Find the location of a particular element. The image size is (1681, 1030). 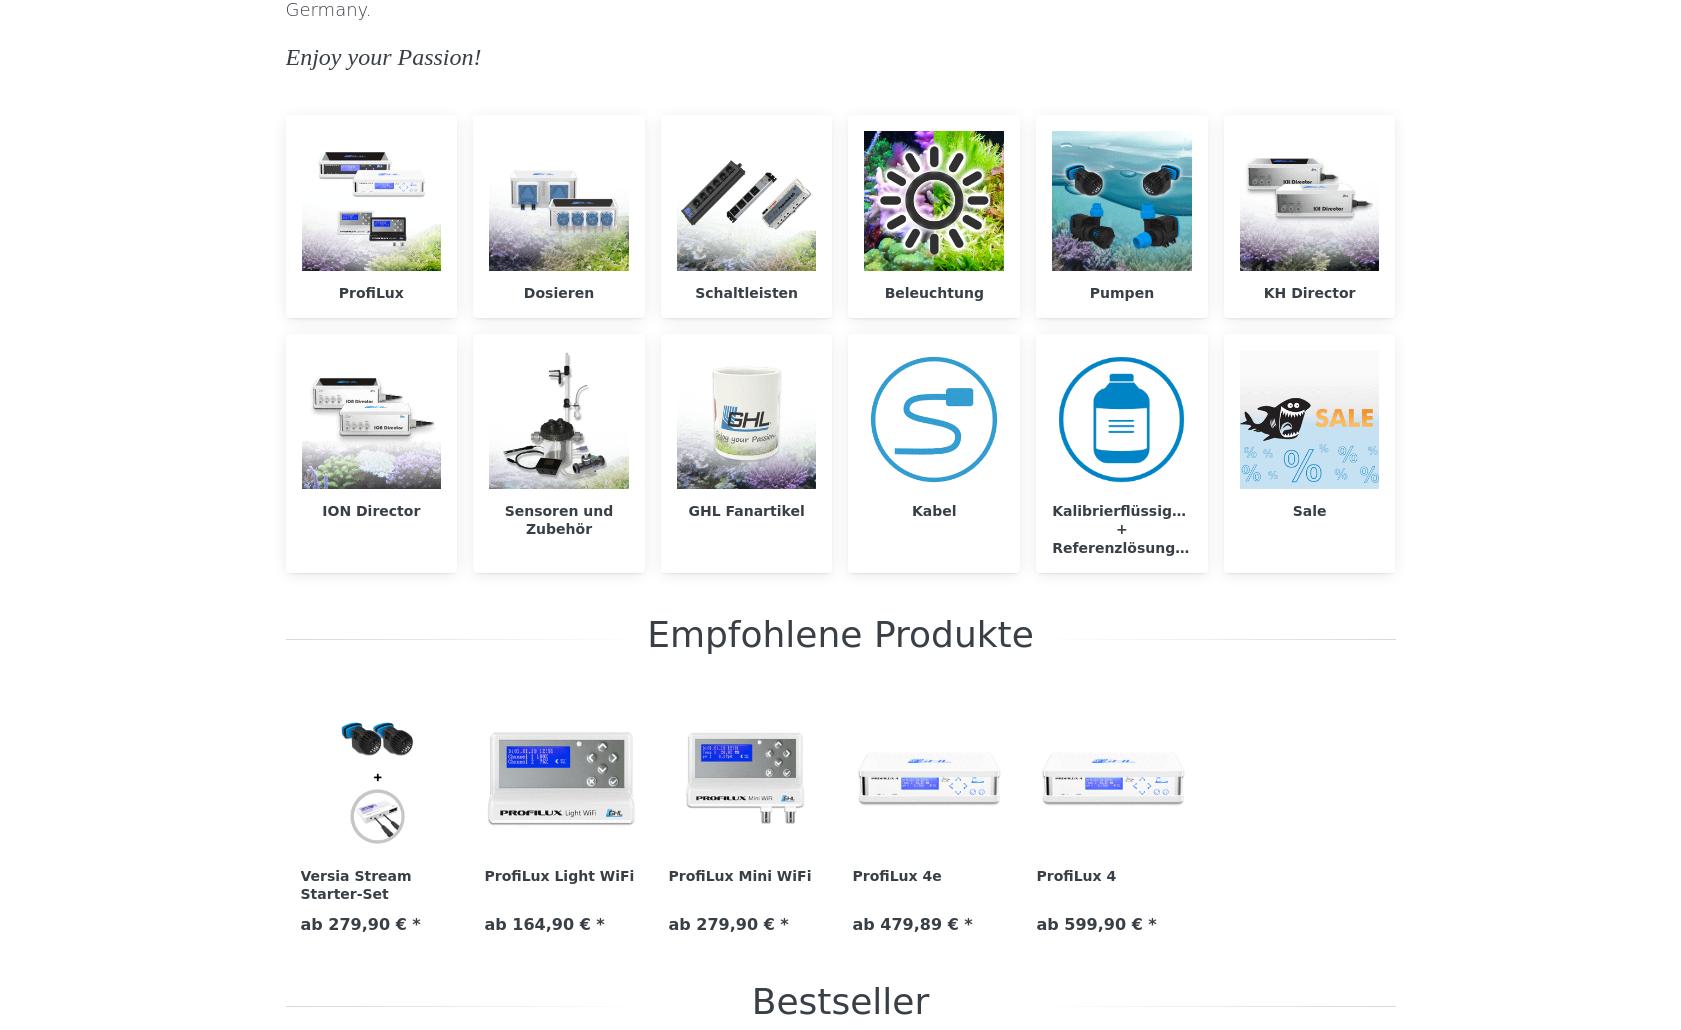

'ProfiLux 4e' is located at coordinates (851, 874).